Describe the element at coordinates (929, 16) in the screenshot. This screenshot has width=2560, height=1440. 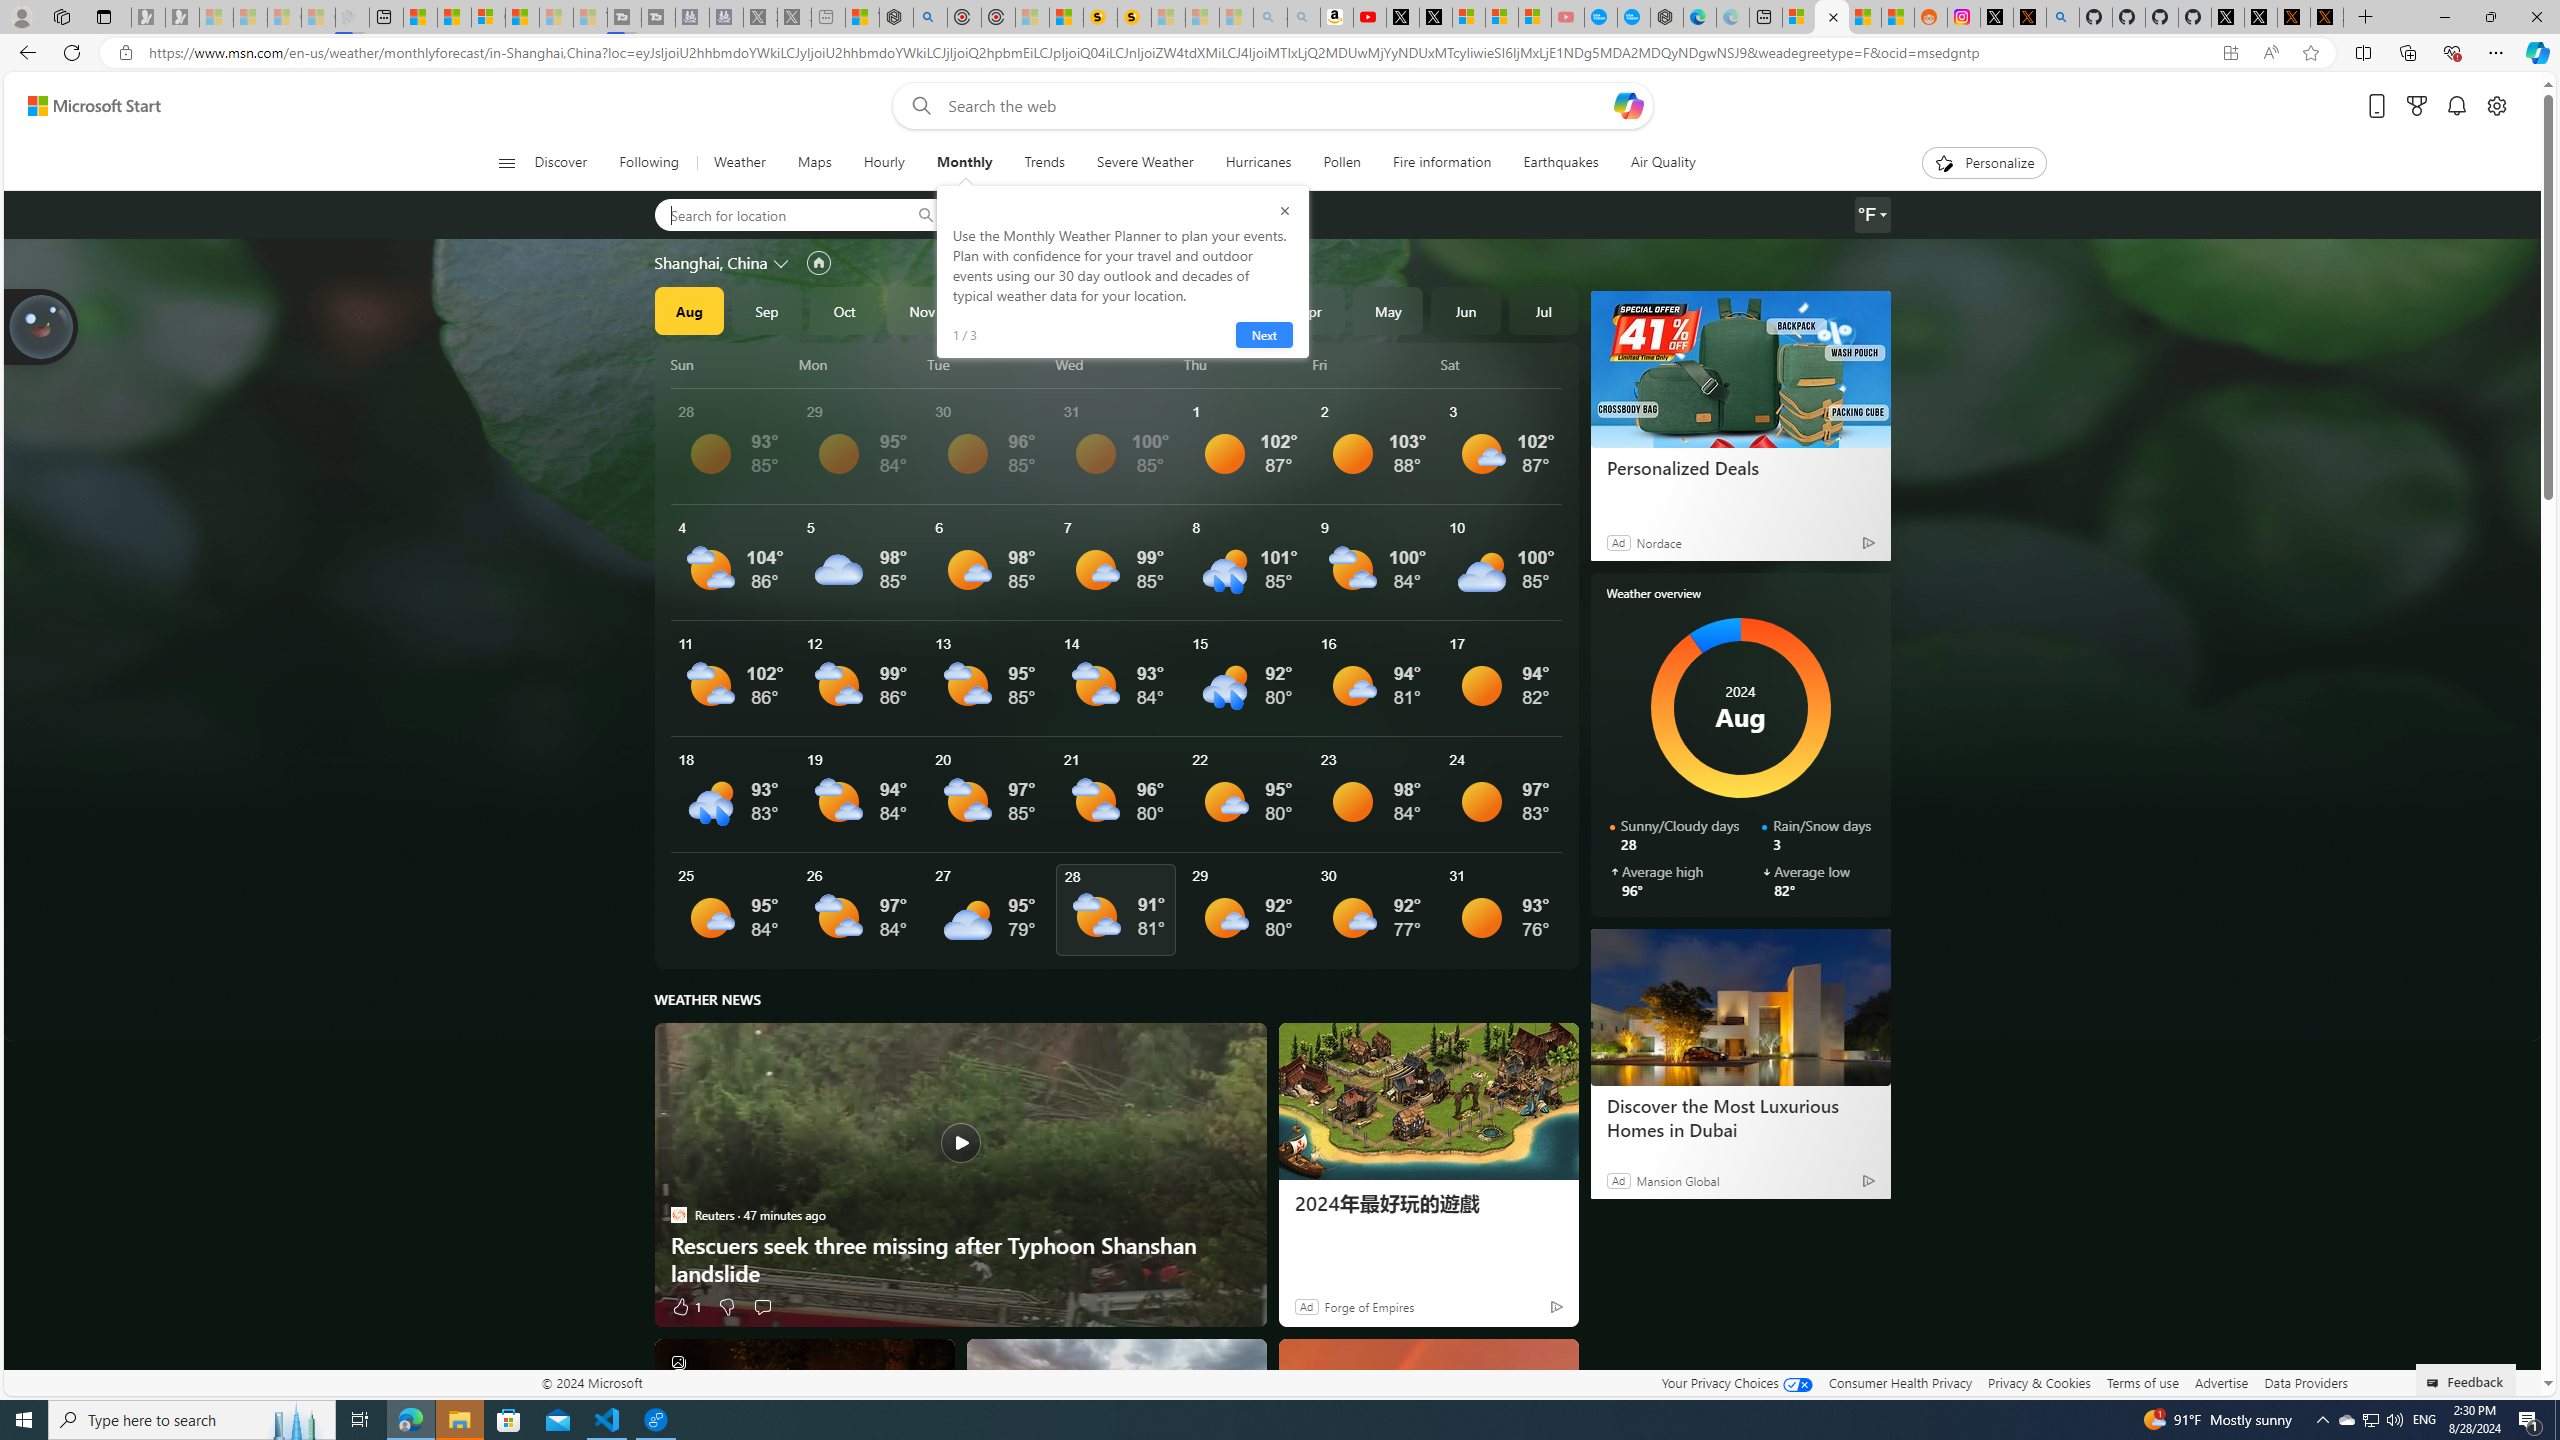
I see `'poe - Search'` at that location.